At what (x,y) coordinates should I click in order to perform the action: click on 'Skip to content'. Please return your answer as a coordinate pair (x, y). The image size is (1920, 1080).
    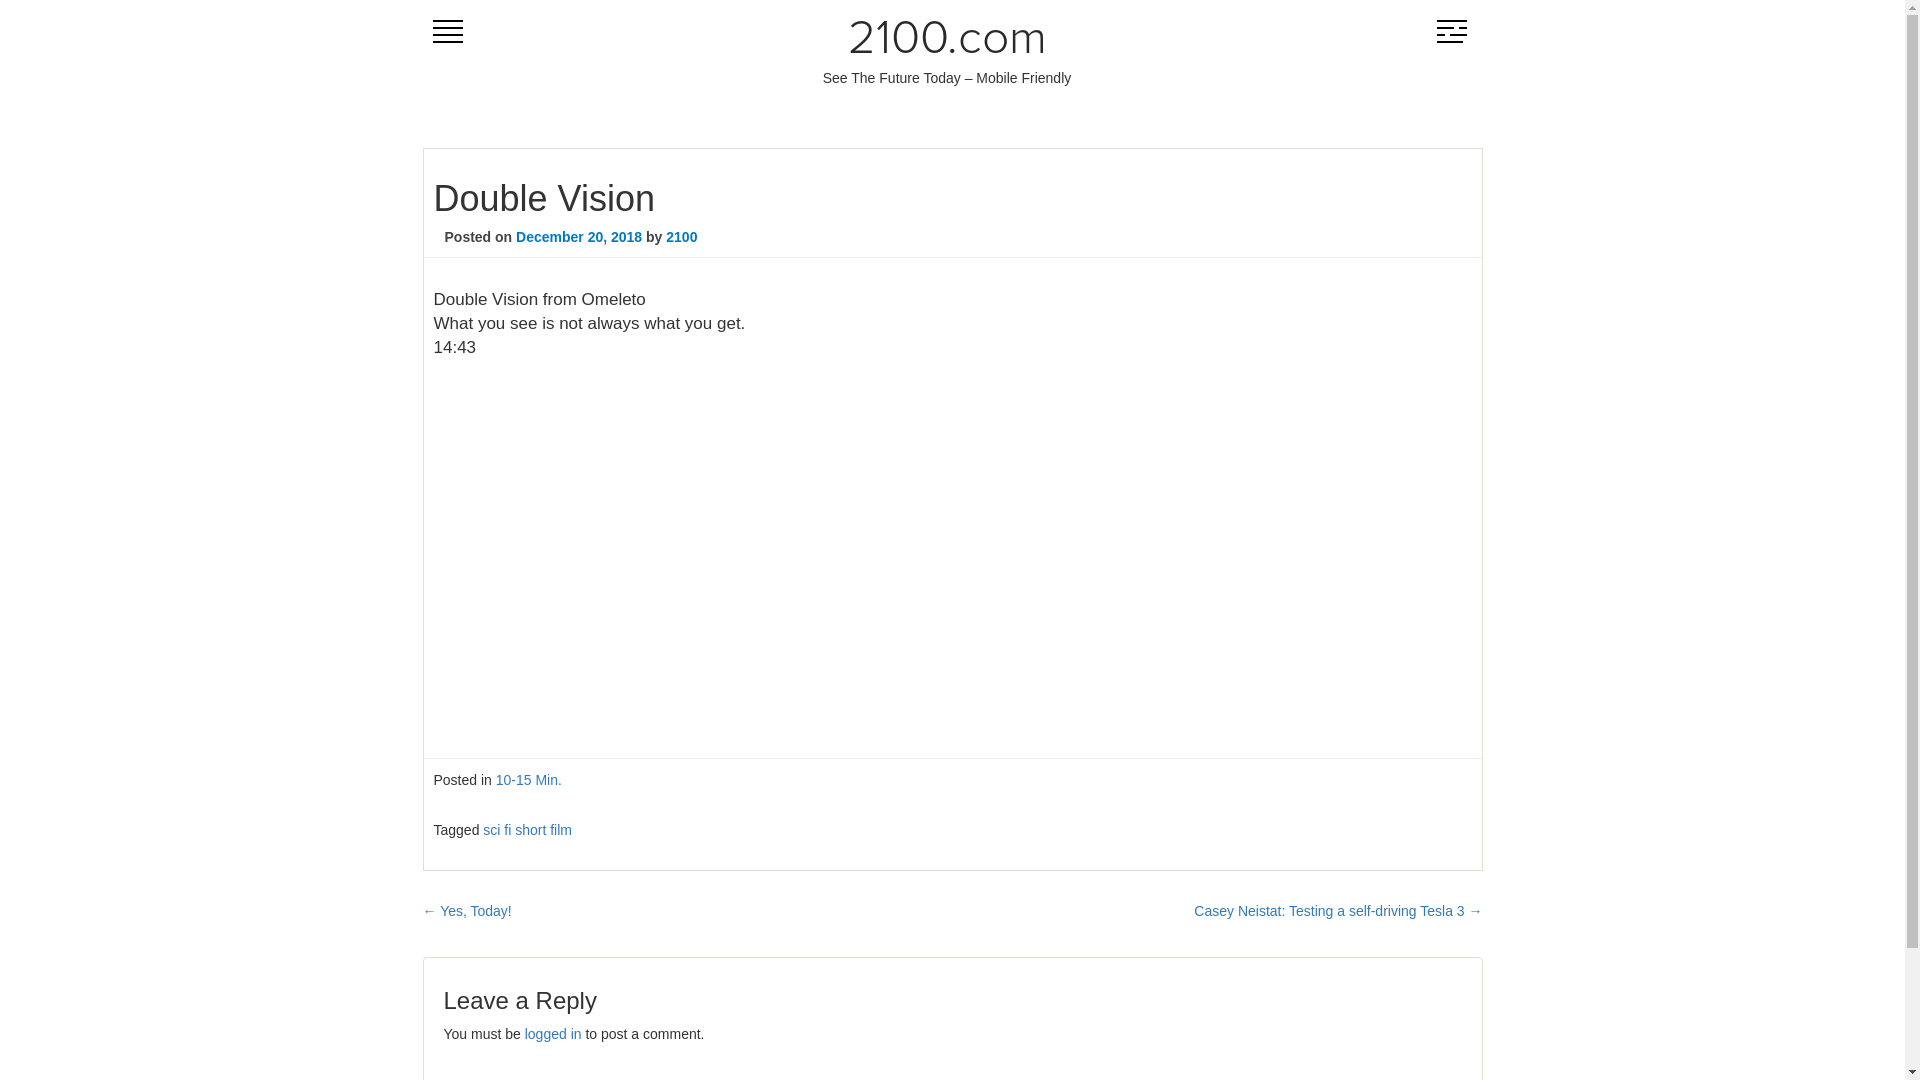
    Looking at the image, I should click on (421, 29).